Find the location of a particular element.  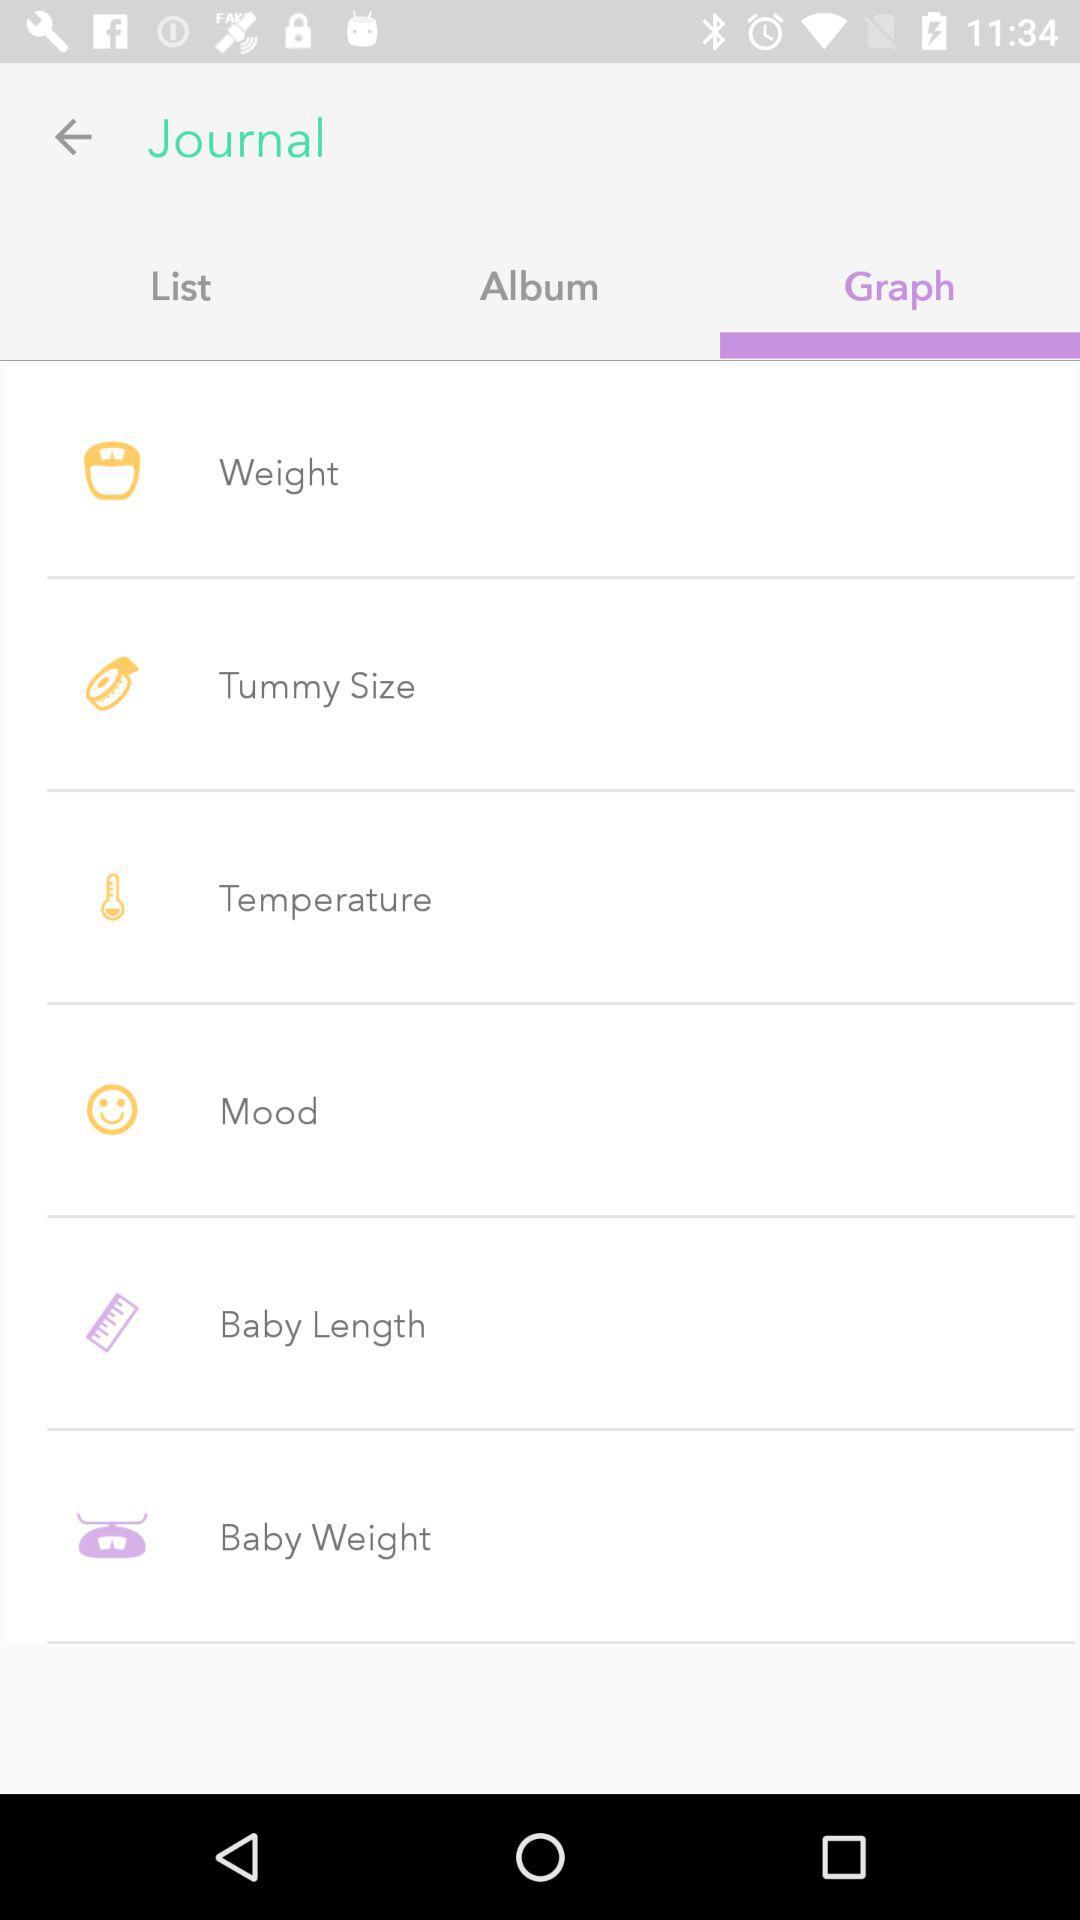

the app to the left of the graph icon is located at coordinates (540, 284).